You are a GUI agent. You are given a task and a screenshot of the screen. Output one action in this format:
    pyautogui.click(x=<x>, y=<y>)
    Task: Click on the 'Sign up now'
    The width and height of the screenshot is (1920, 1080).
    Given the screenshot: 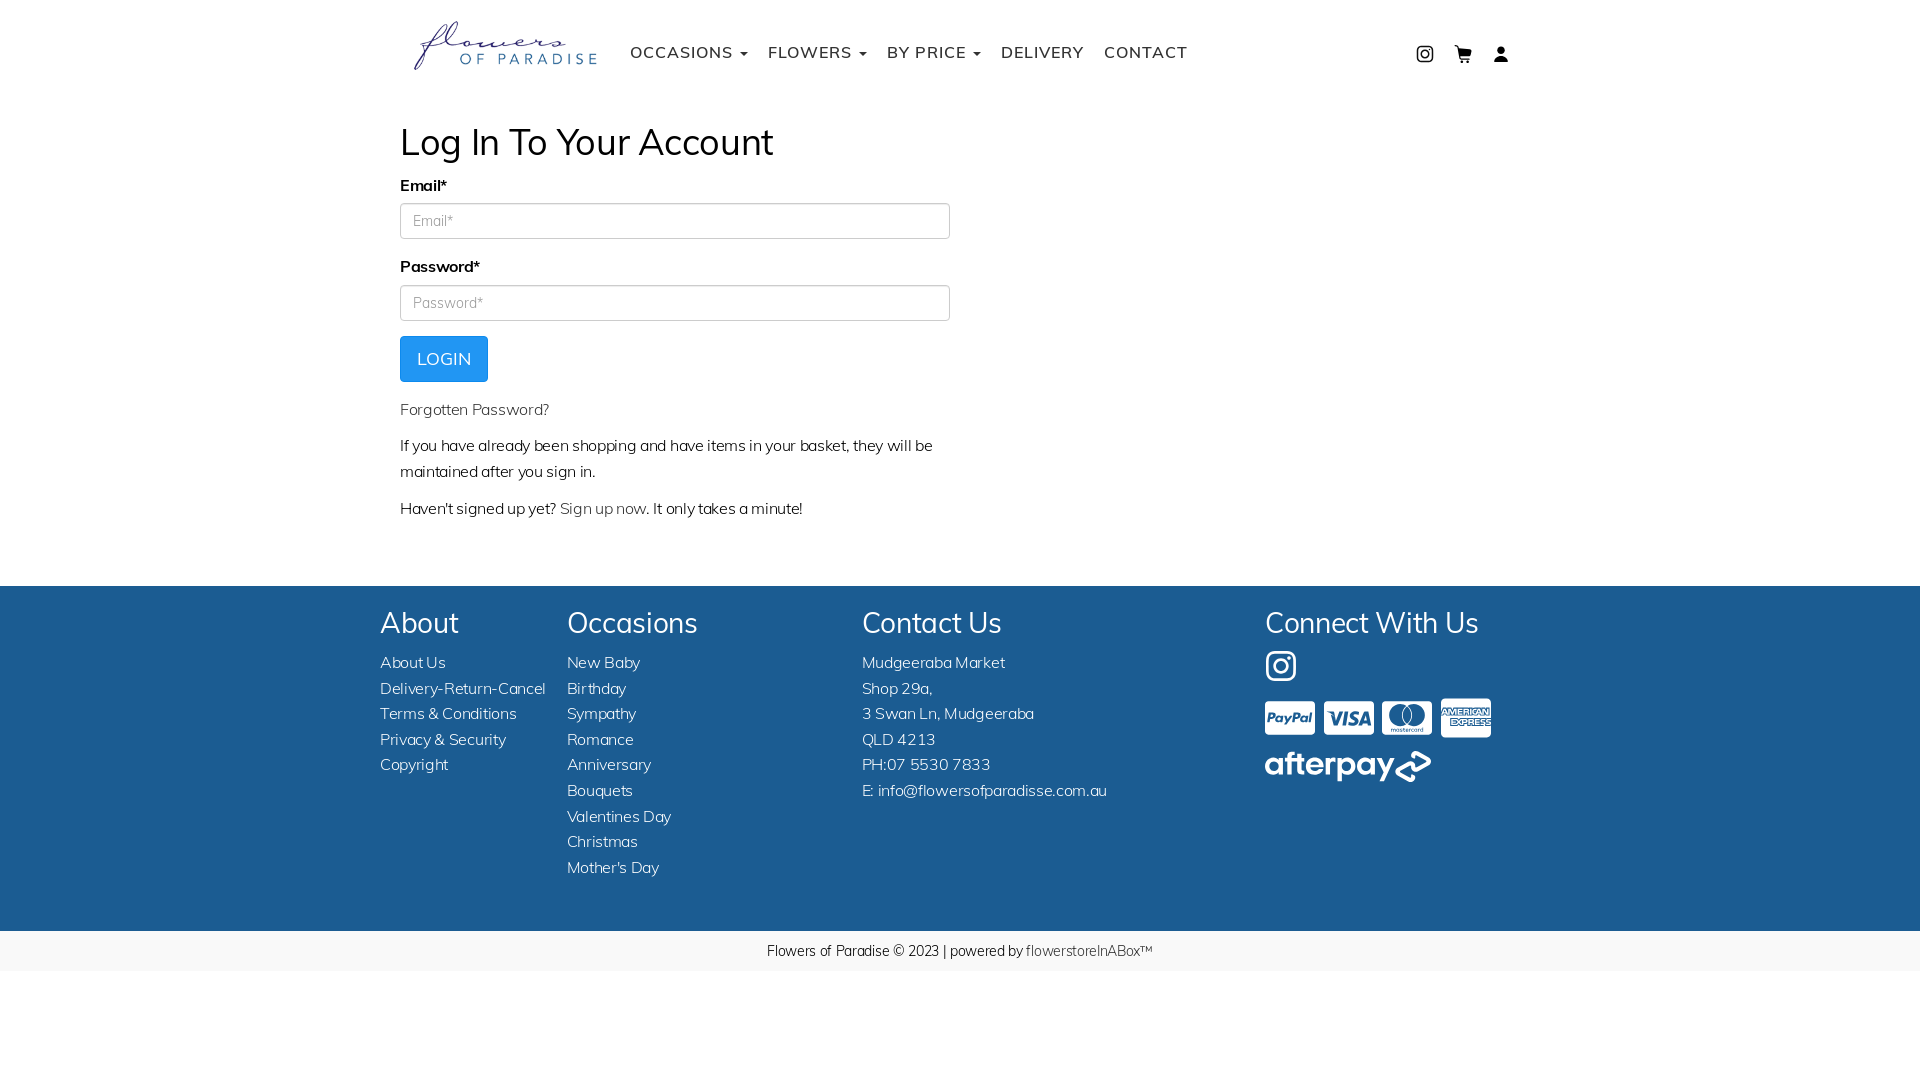 What is the action you would take?
    pyautogui.click(x=560, y=507)
    